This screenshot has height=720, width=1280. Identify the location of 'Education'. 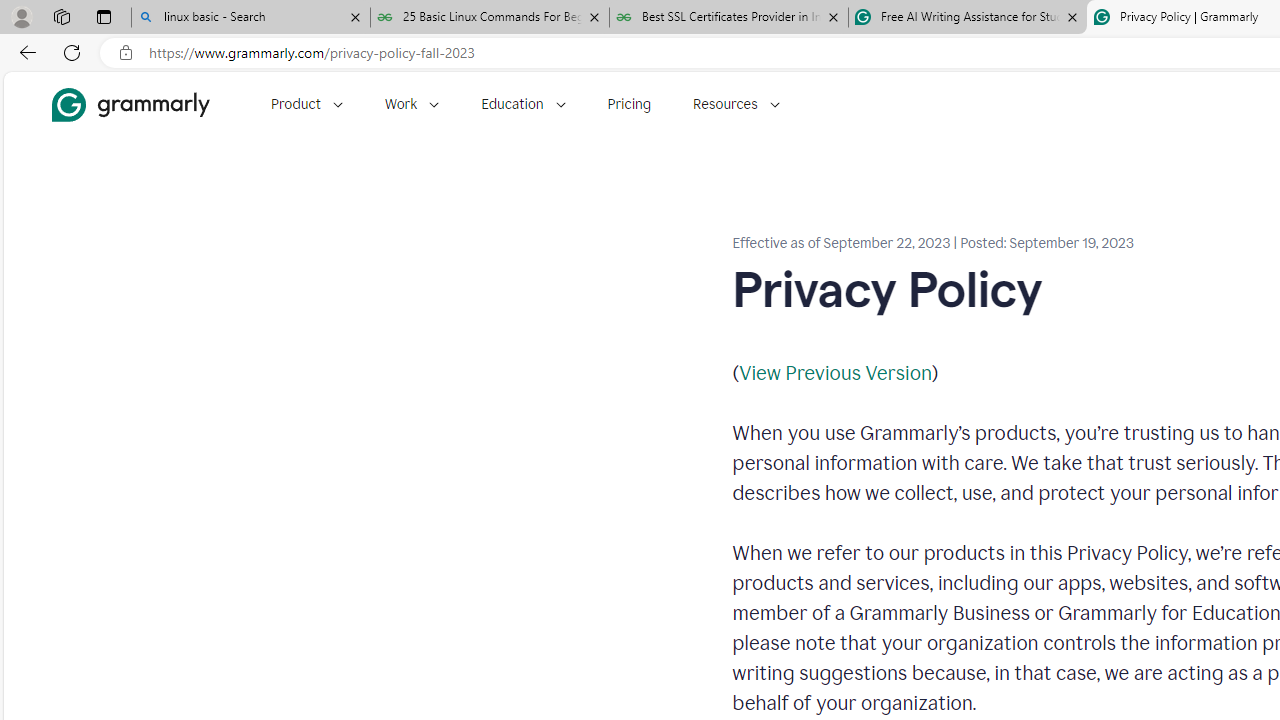
(523, 104).